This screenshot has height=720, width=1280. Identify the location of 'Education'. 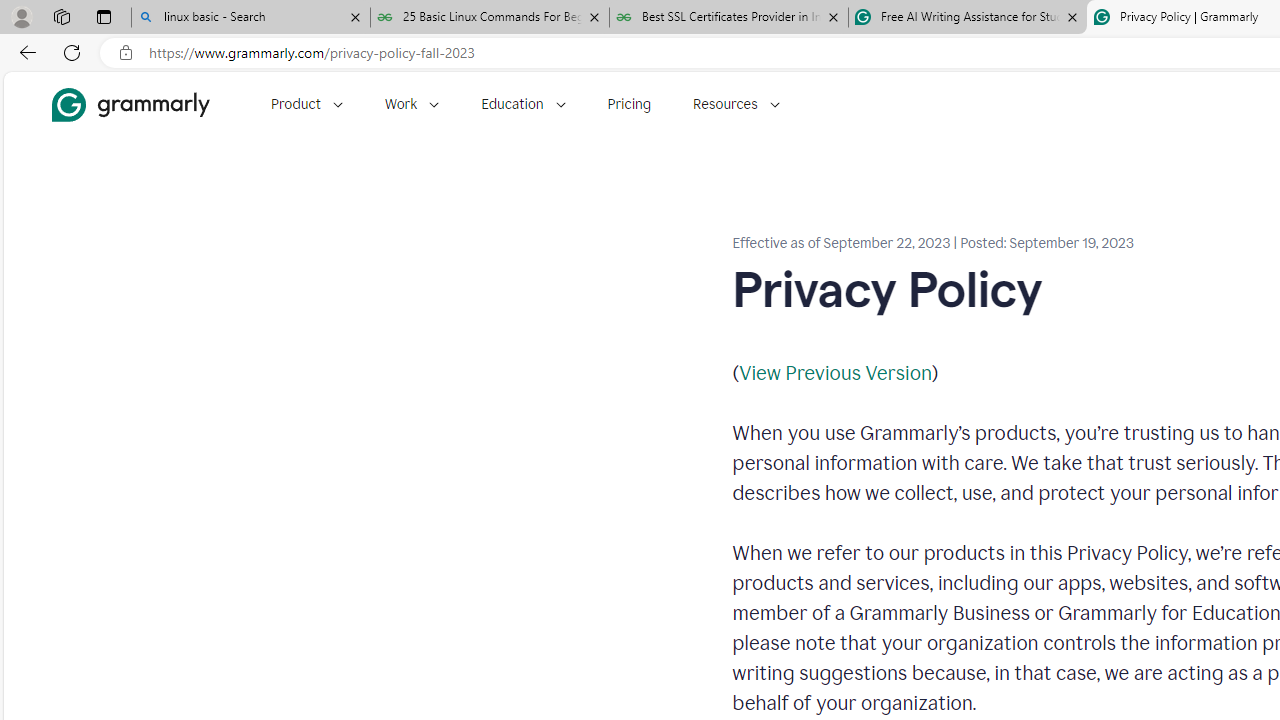
(523, 104).